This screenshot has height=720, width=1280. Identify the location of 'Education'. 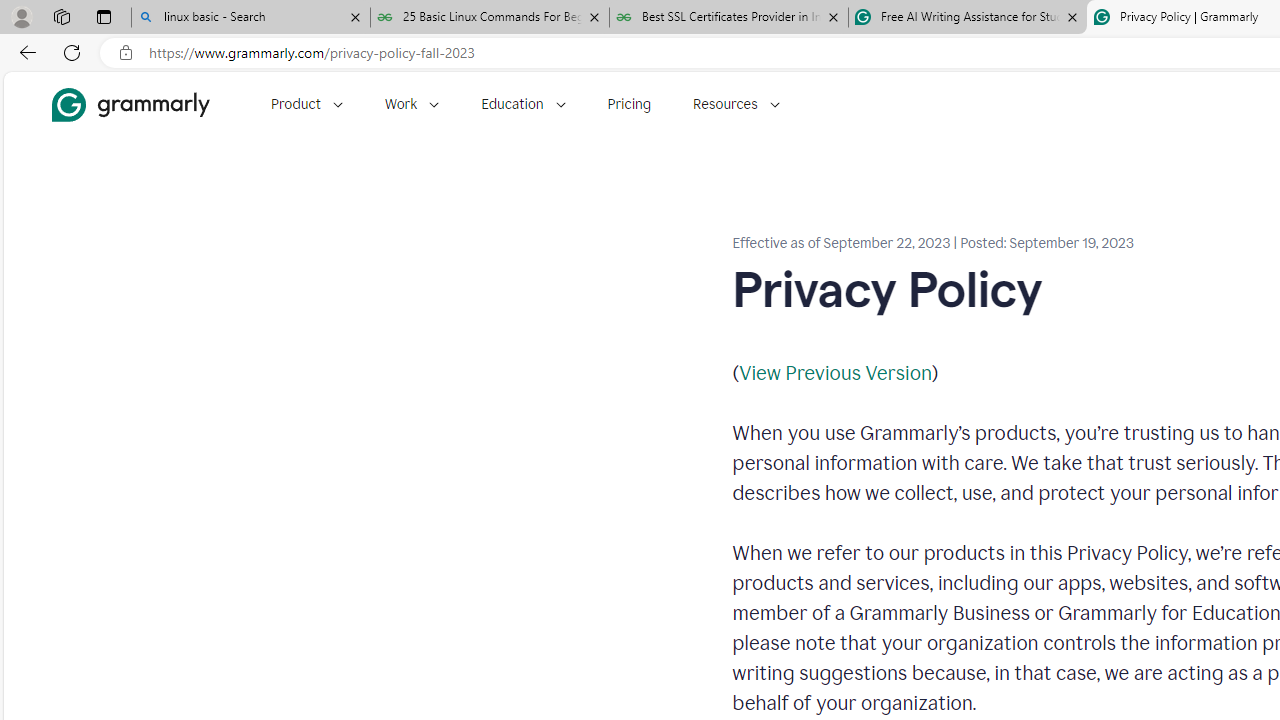
(523, 104).